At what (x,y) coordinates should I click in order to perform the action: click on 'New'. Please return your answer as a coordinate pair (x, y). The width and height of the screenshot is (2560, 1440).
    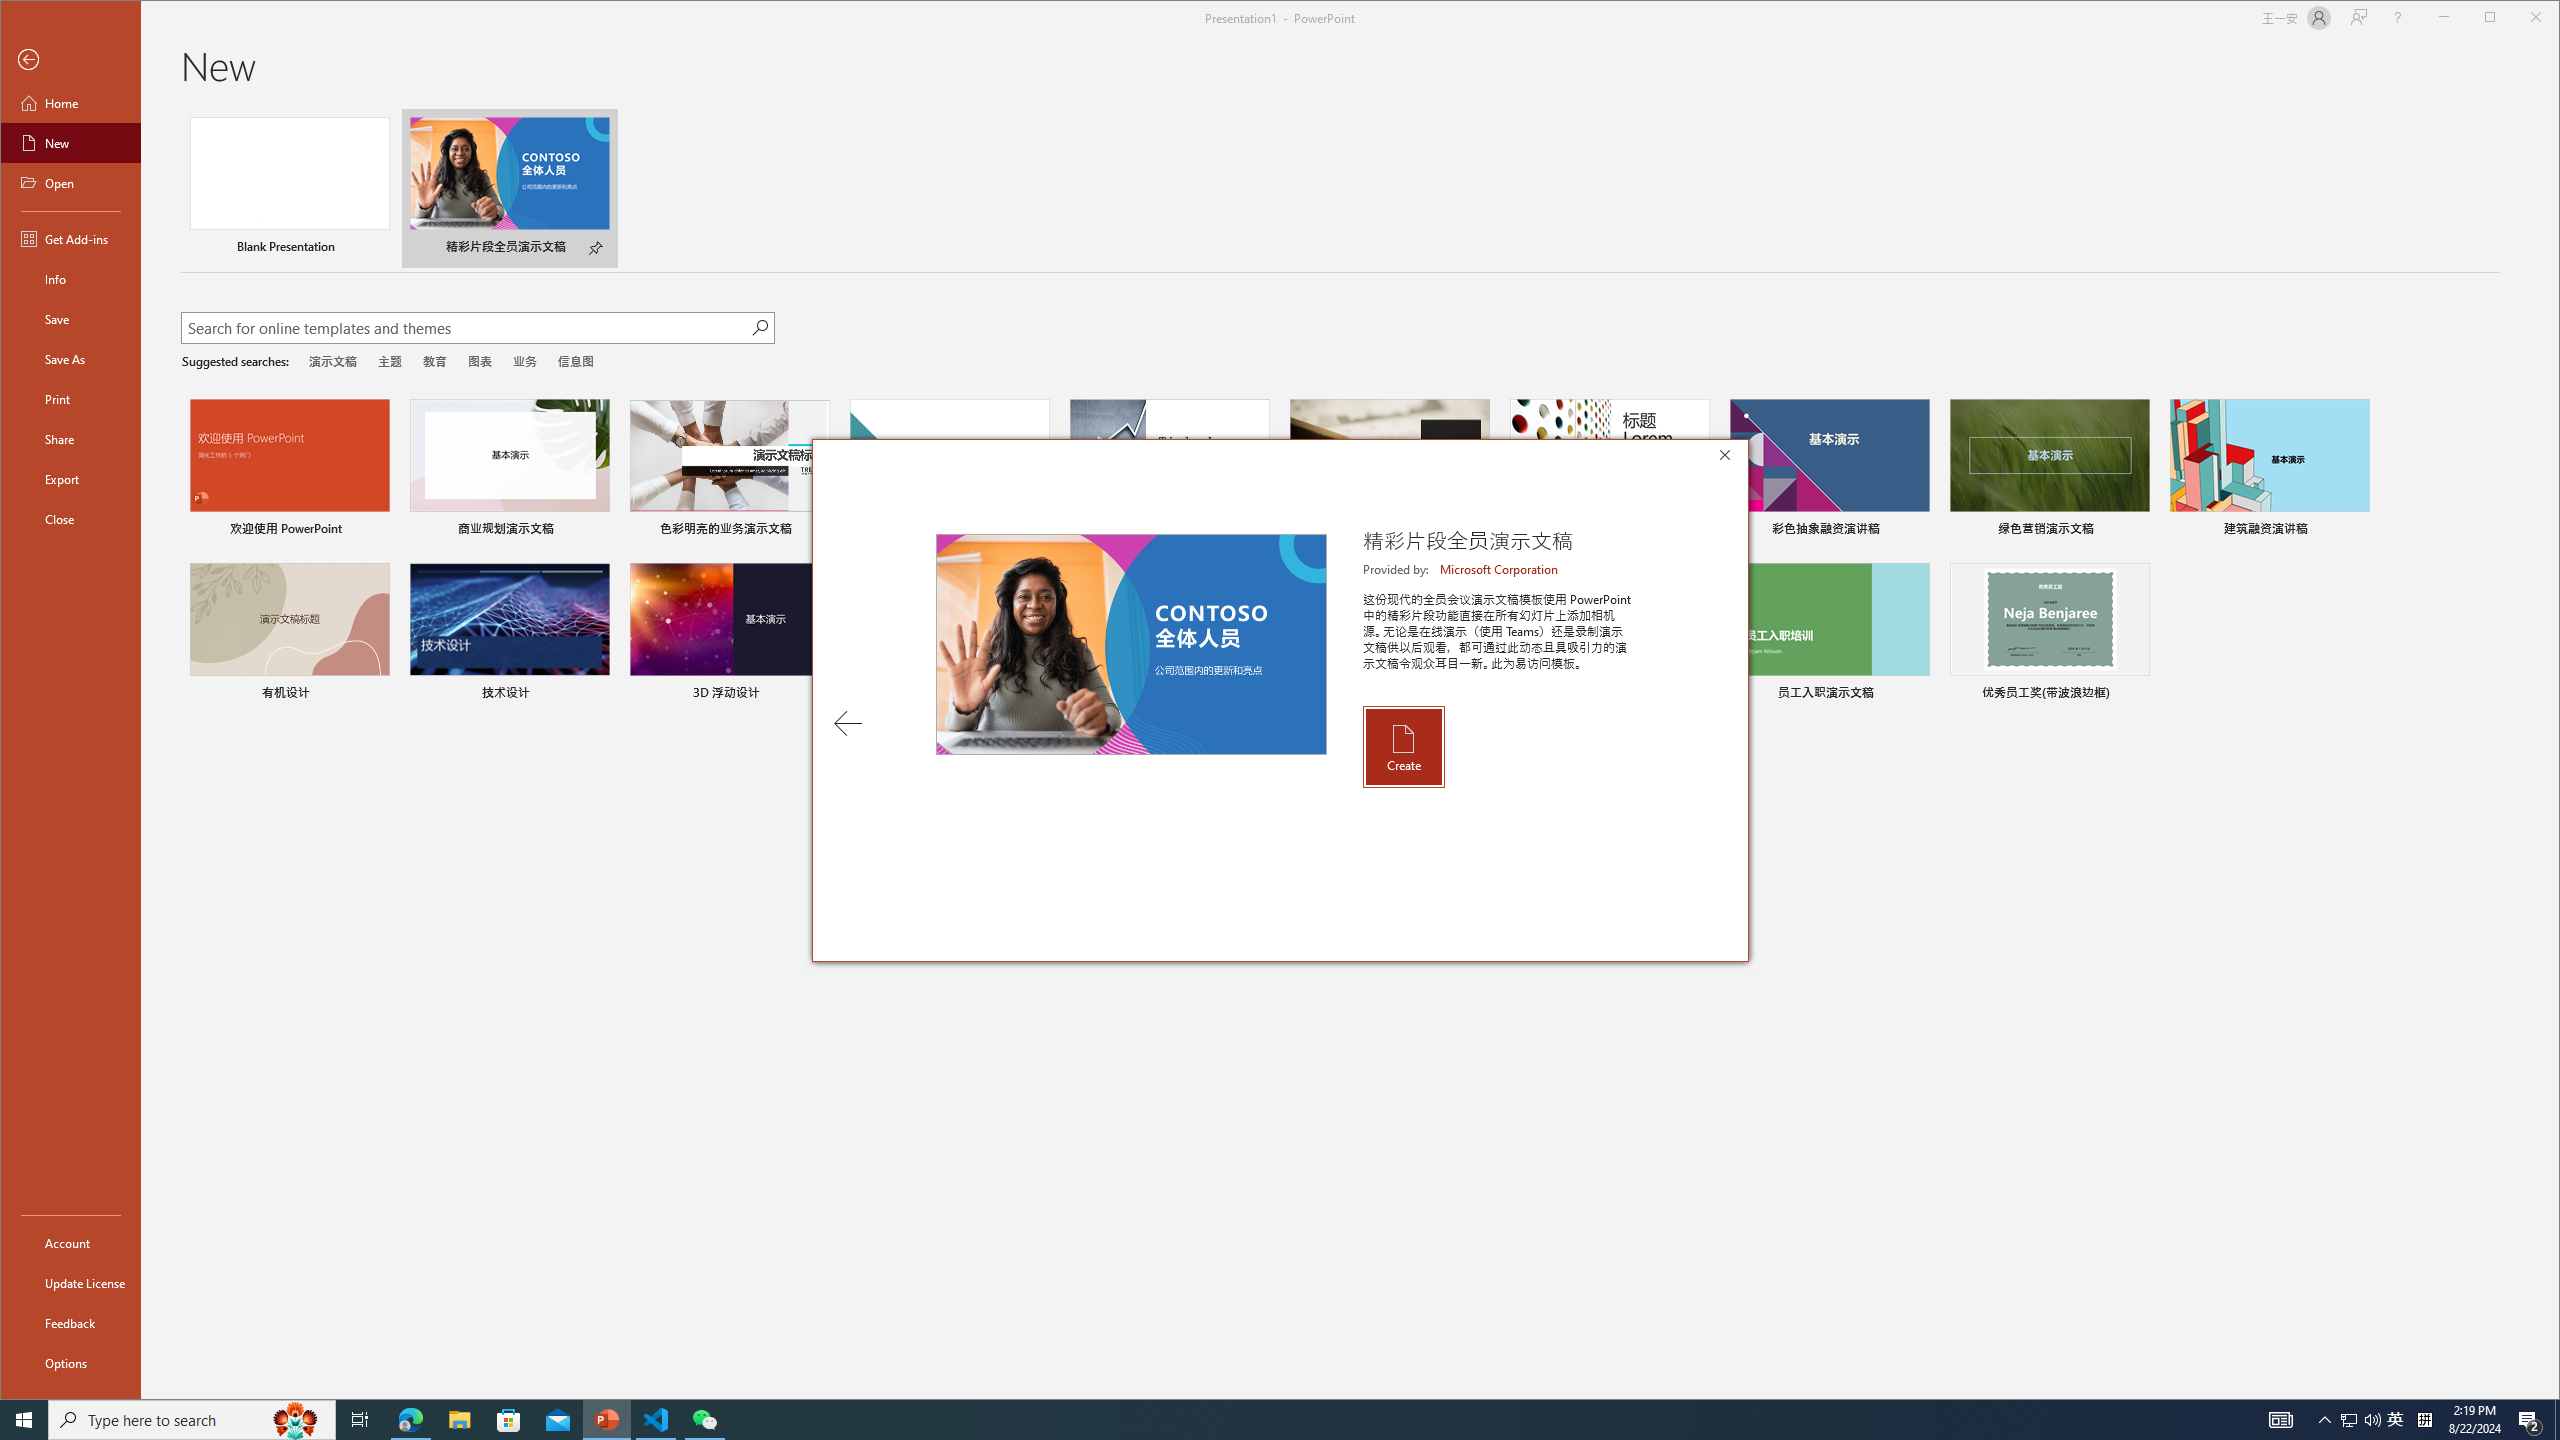
    Looking at the image, I should click on (69, 141).